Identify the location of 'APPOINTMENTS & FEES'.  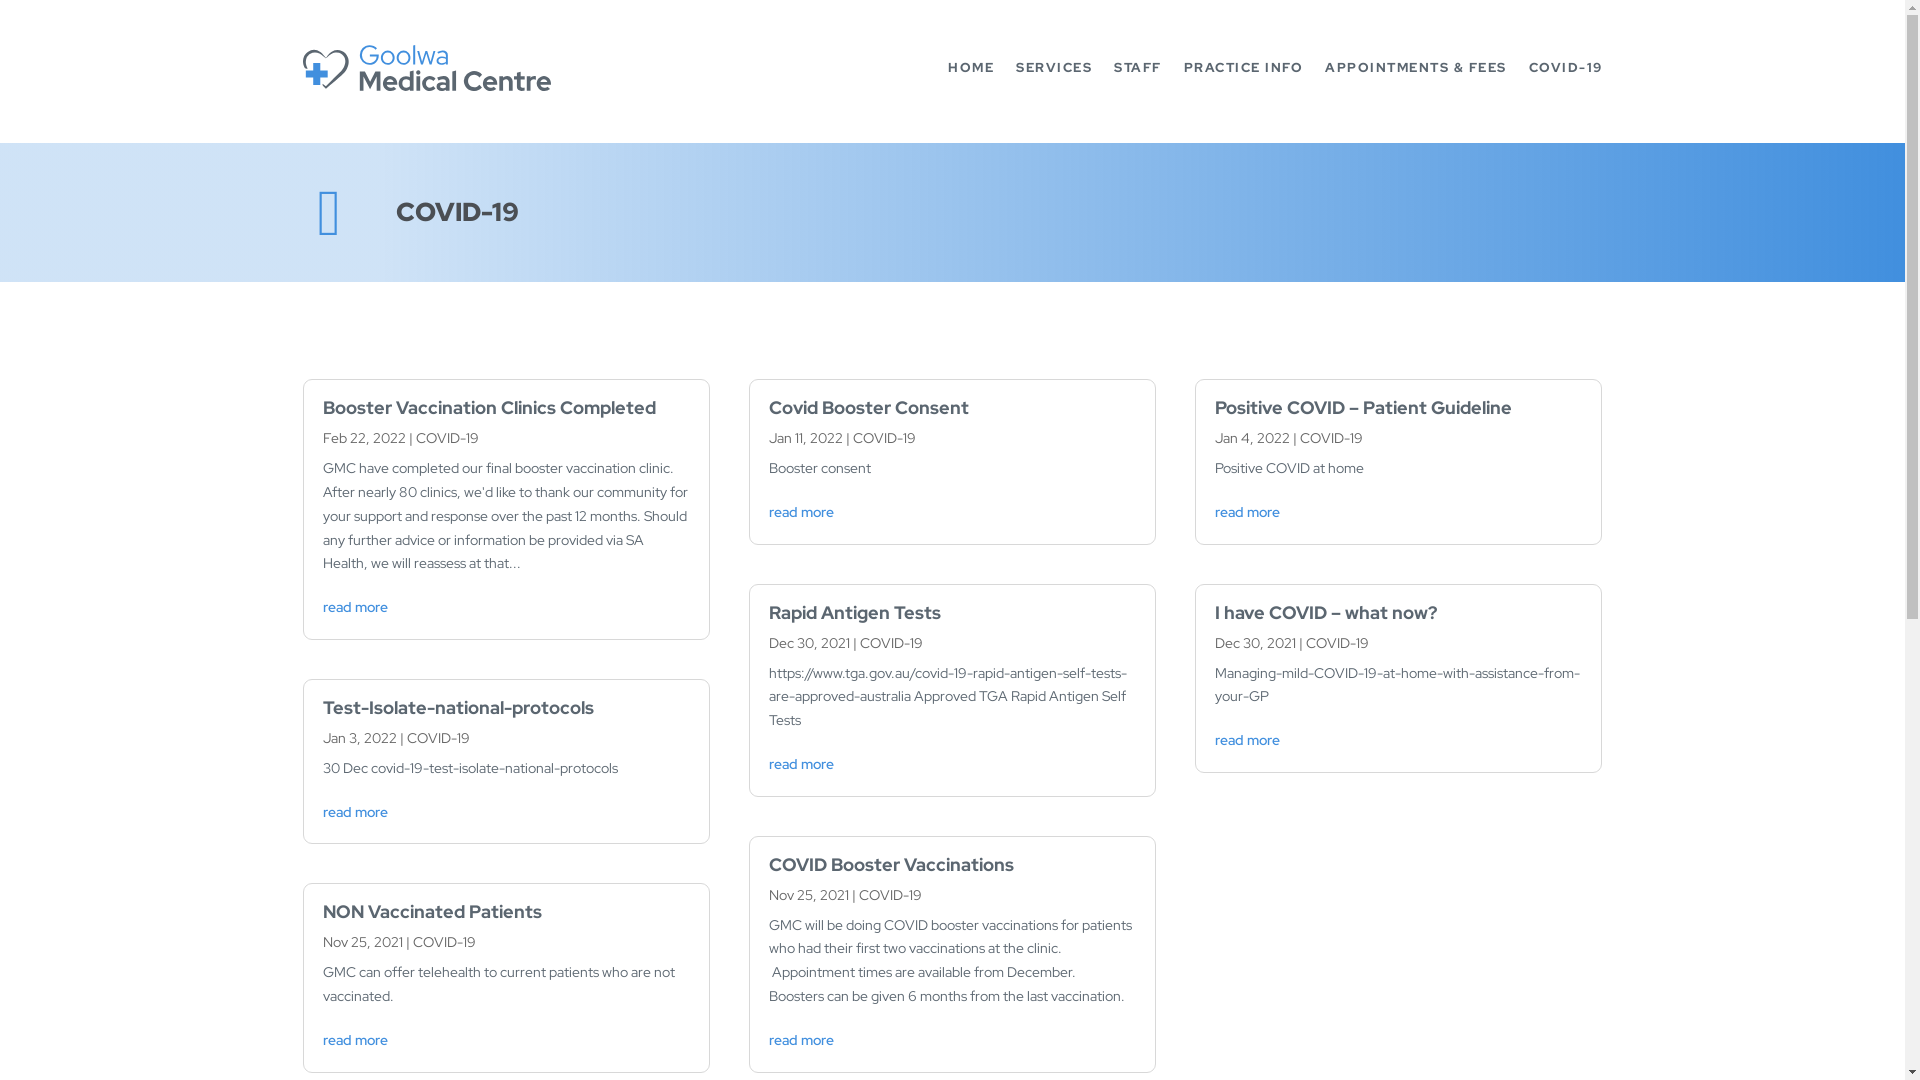
(1415, 67).